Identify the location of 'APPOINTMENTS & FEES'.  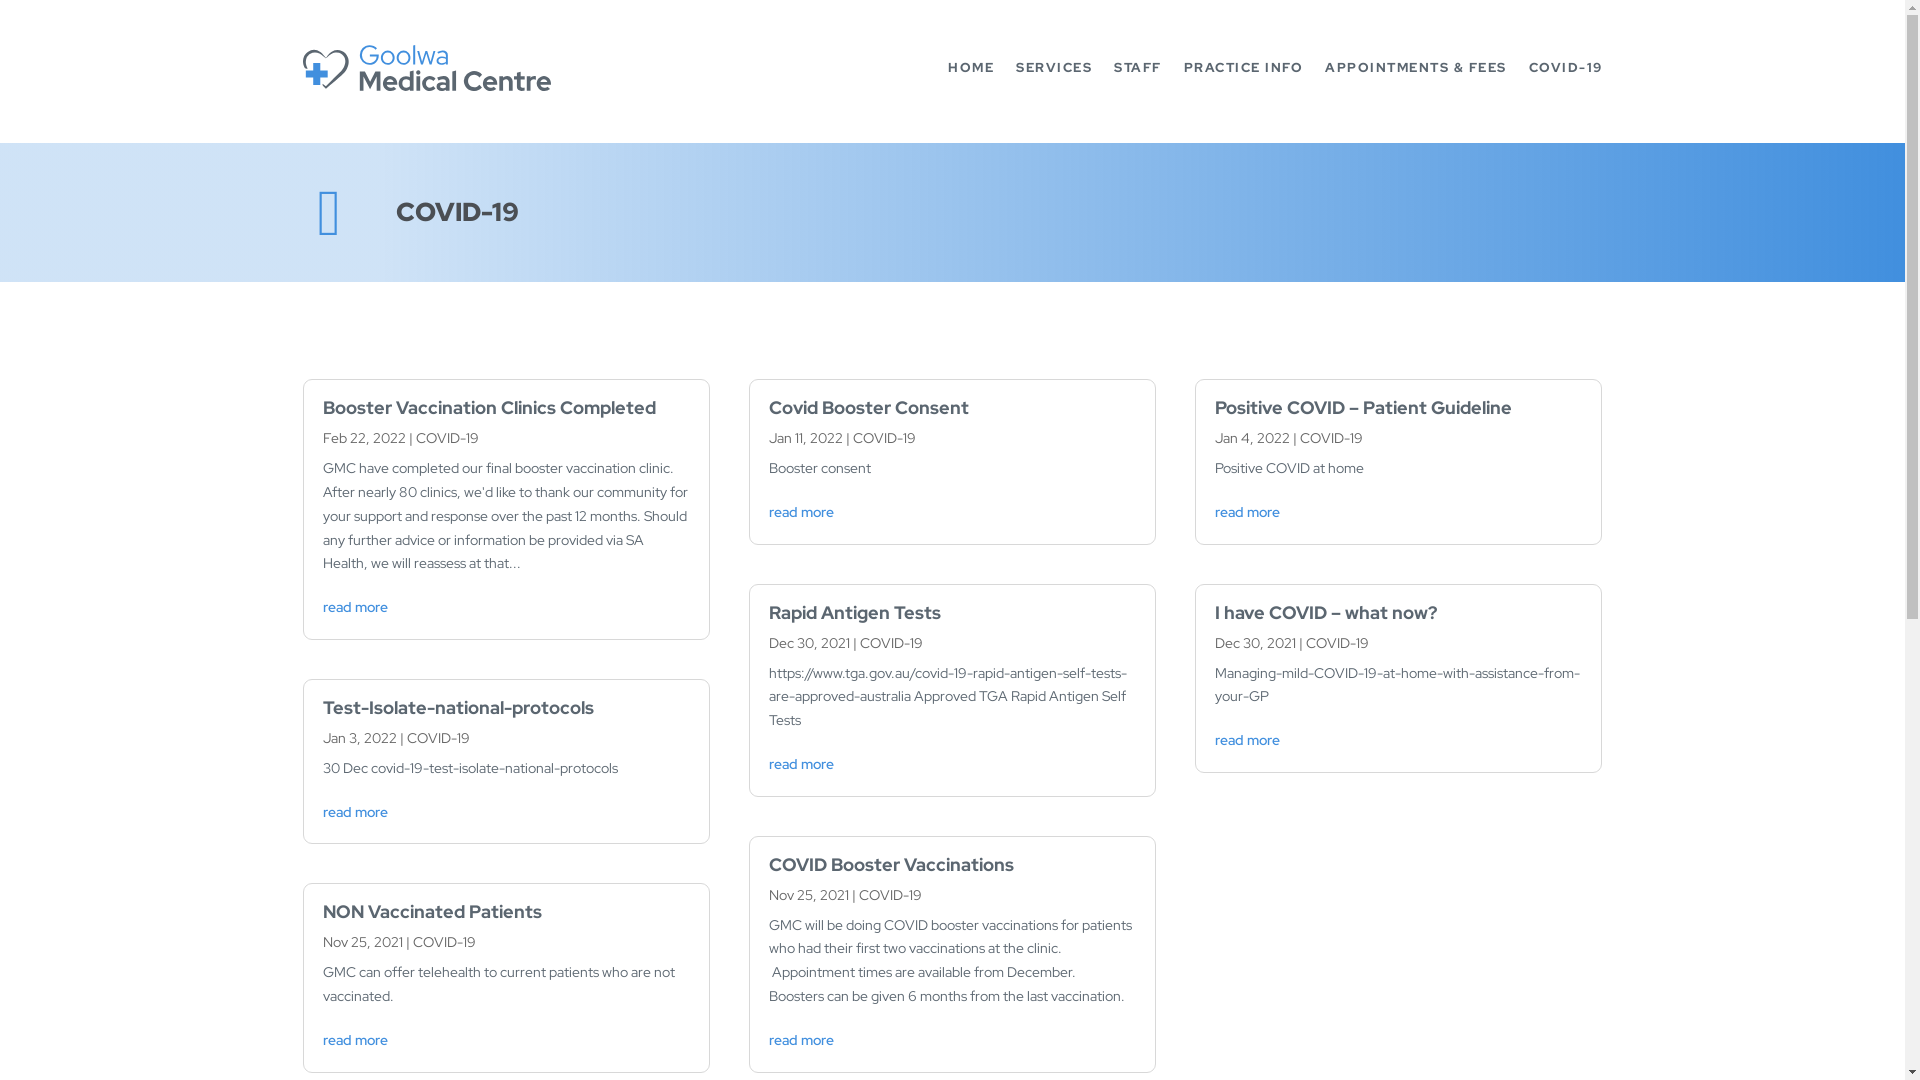
(1415, 67).